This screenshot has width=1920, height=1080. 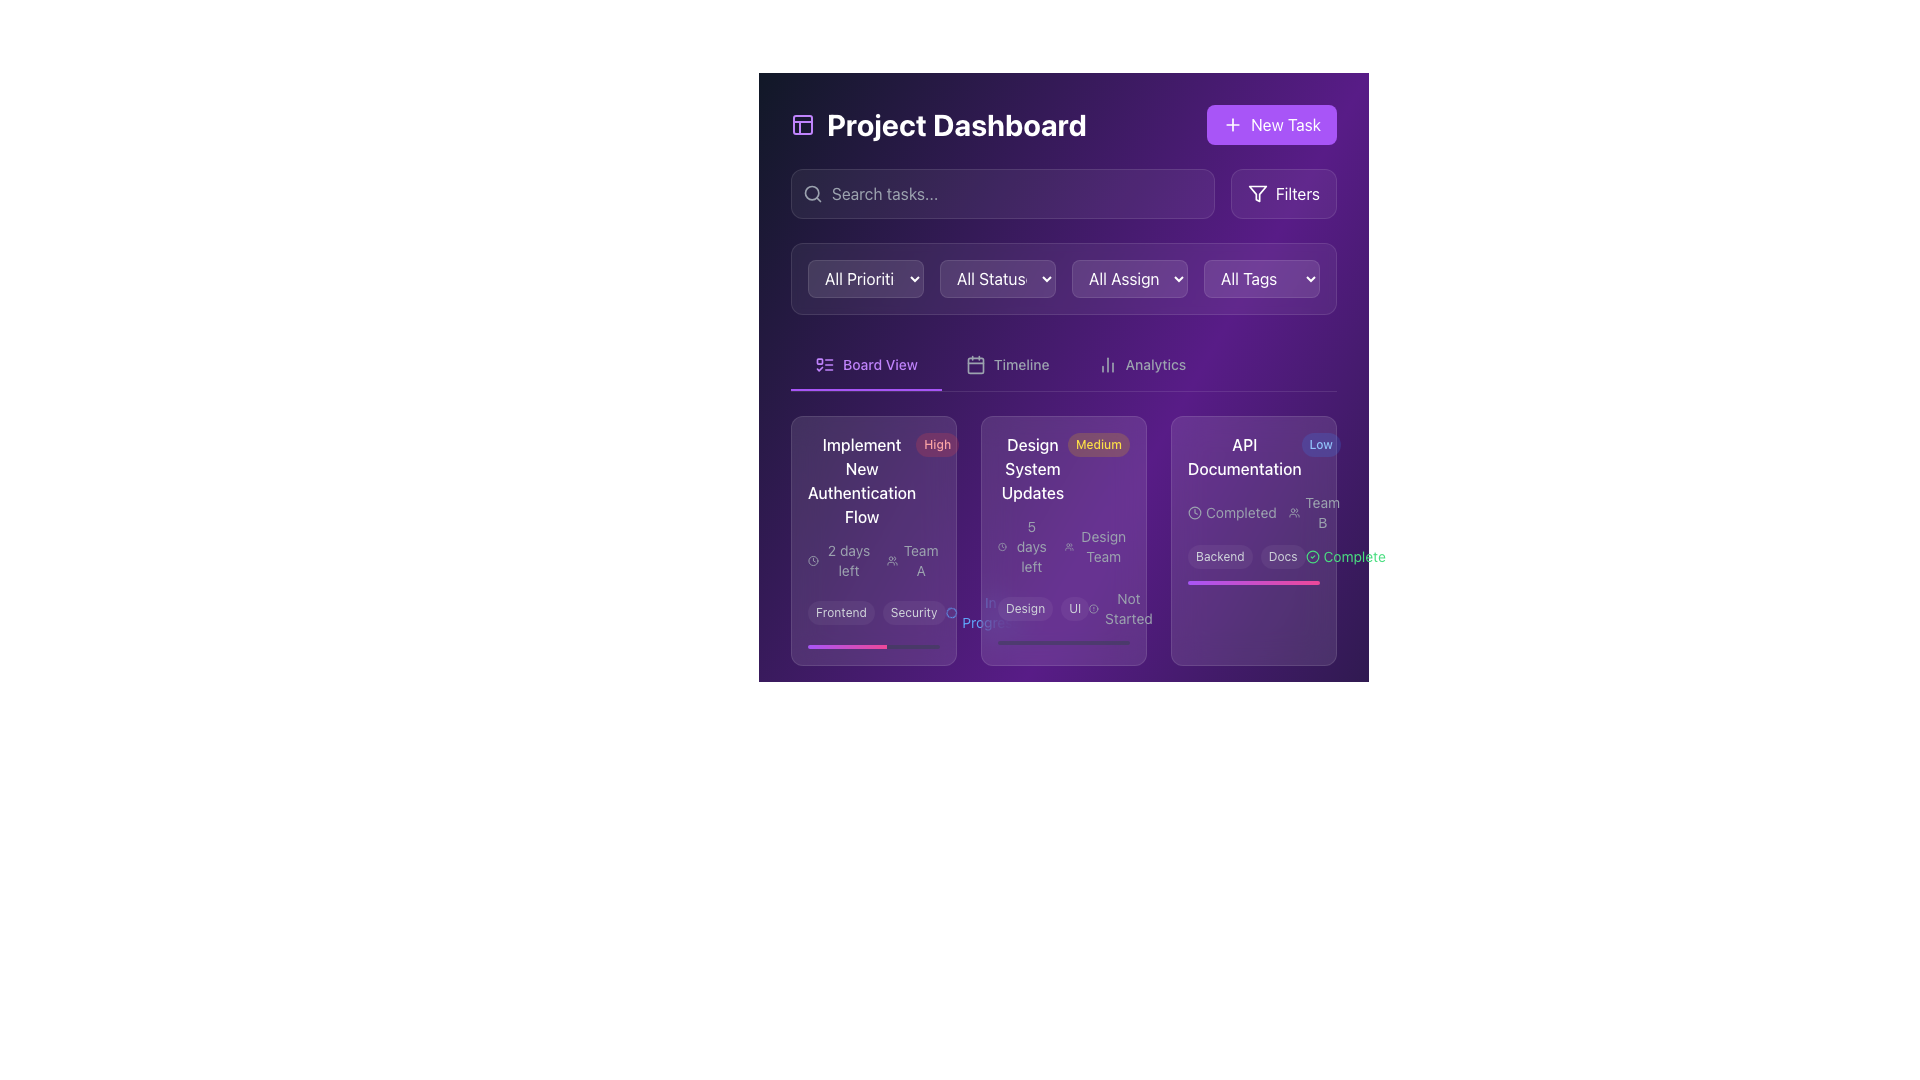 I want to click on the circular SVG element that is part of the magnifying glass icon located within the search input bar, situated near the top-left corner of the interface, so click(x=812, y=193).